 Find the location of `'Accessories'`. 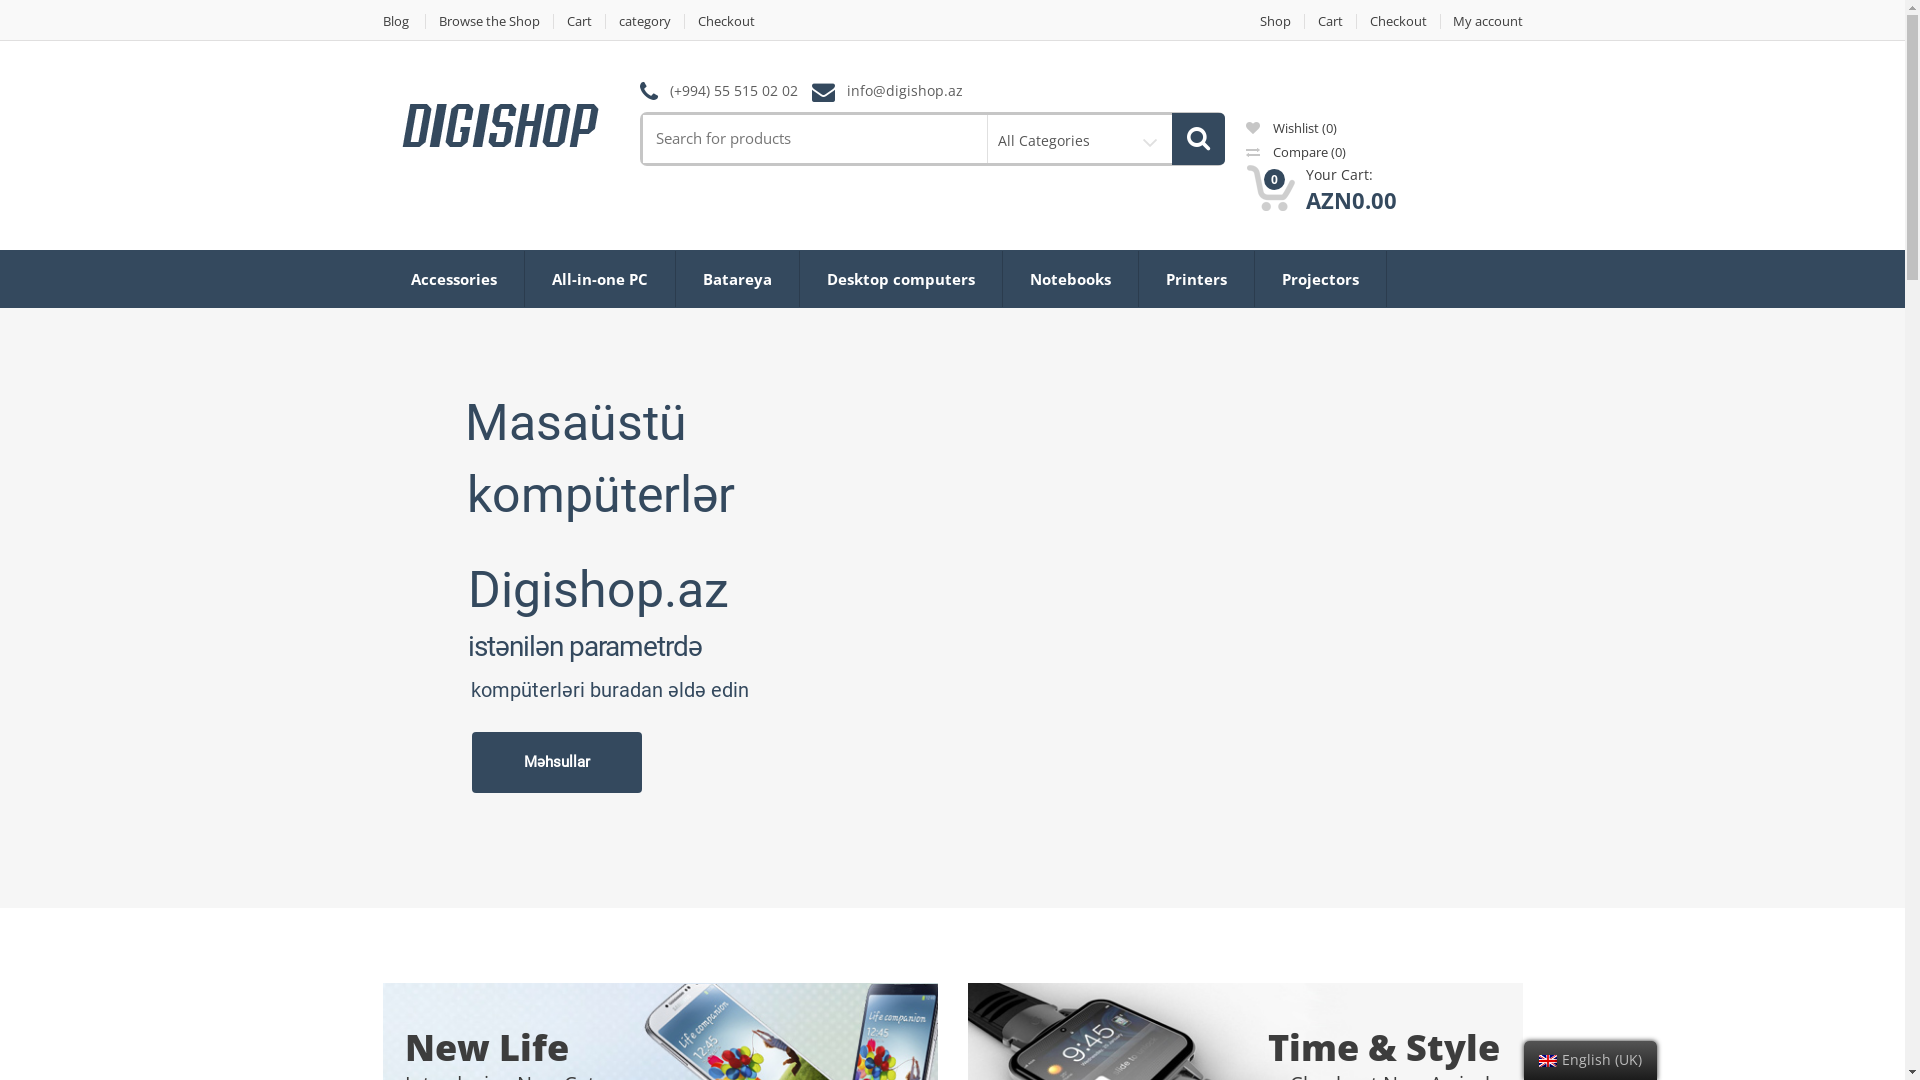

'Accessories' is located at coordinates (453, 278).